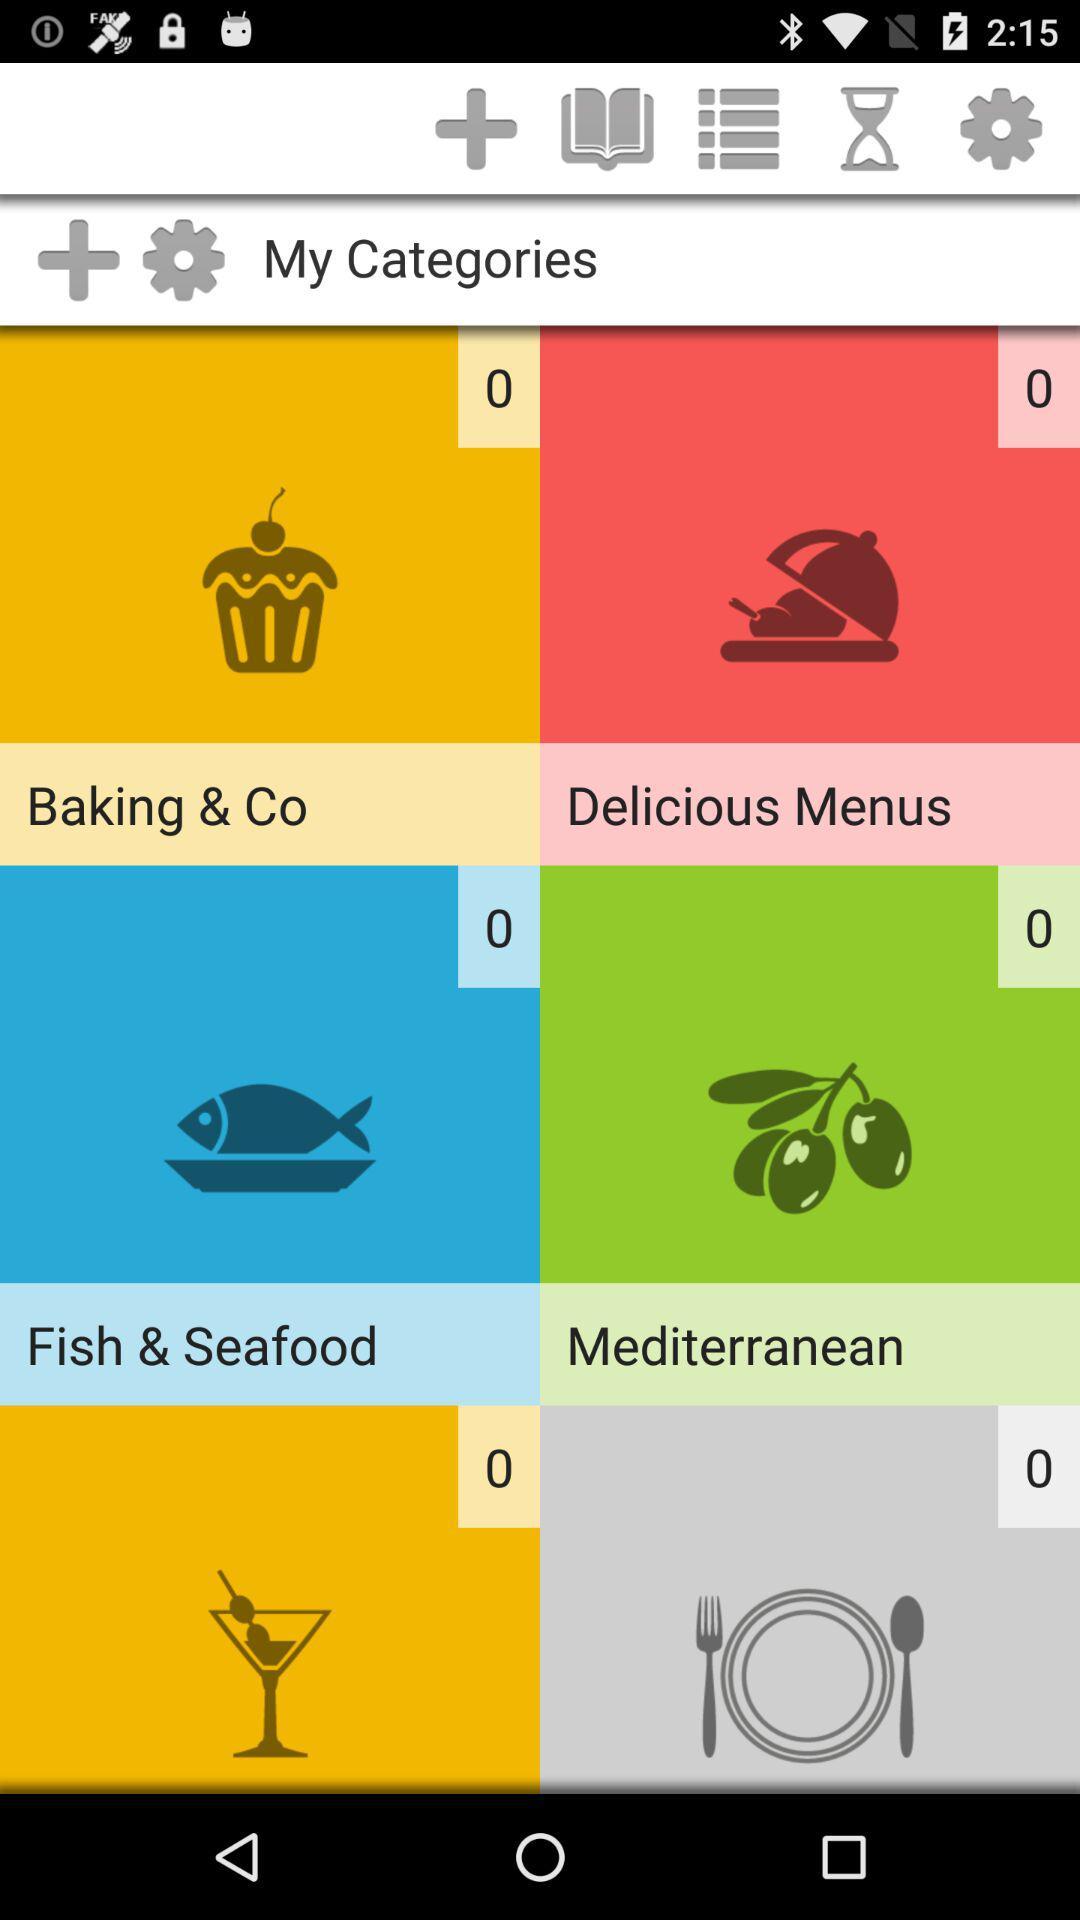  Describe the element at coordinates (869, 137) in the screenshot. I see `the bookmark icon` at that location.